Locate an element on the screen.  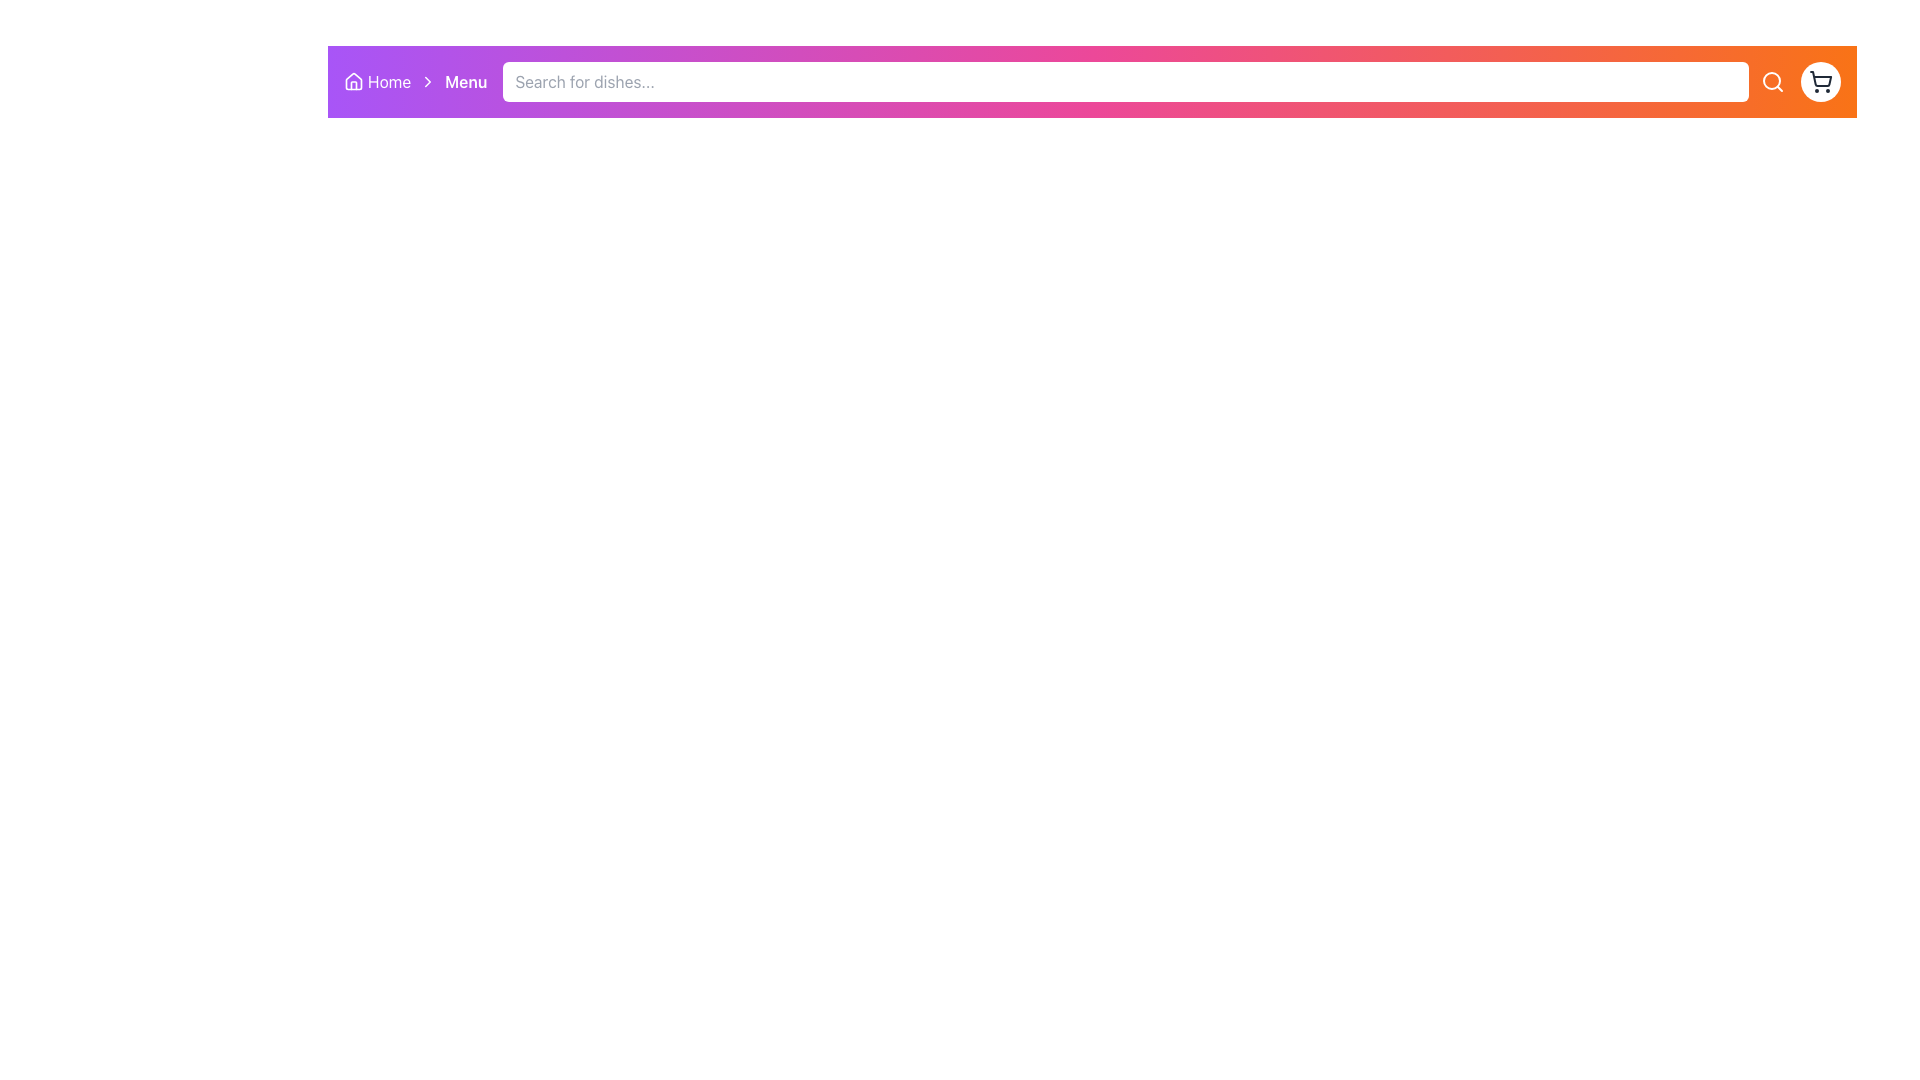
the 'Home' hyperlink element, which includes an icon and text is located at coordinates (377, 80).